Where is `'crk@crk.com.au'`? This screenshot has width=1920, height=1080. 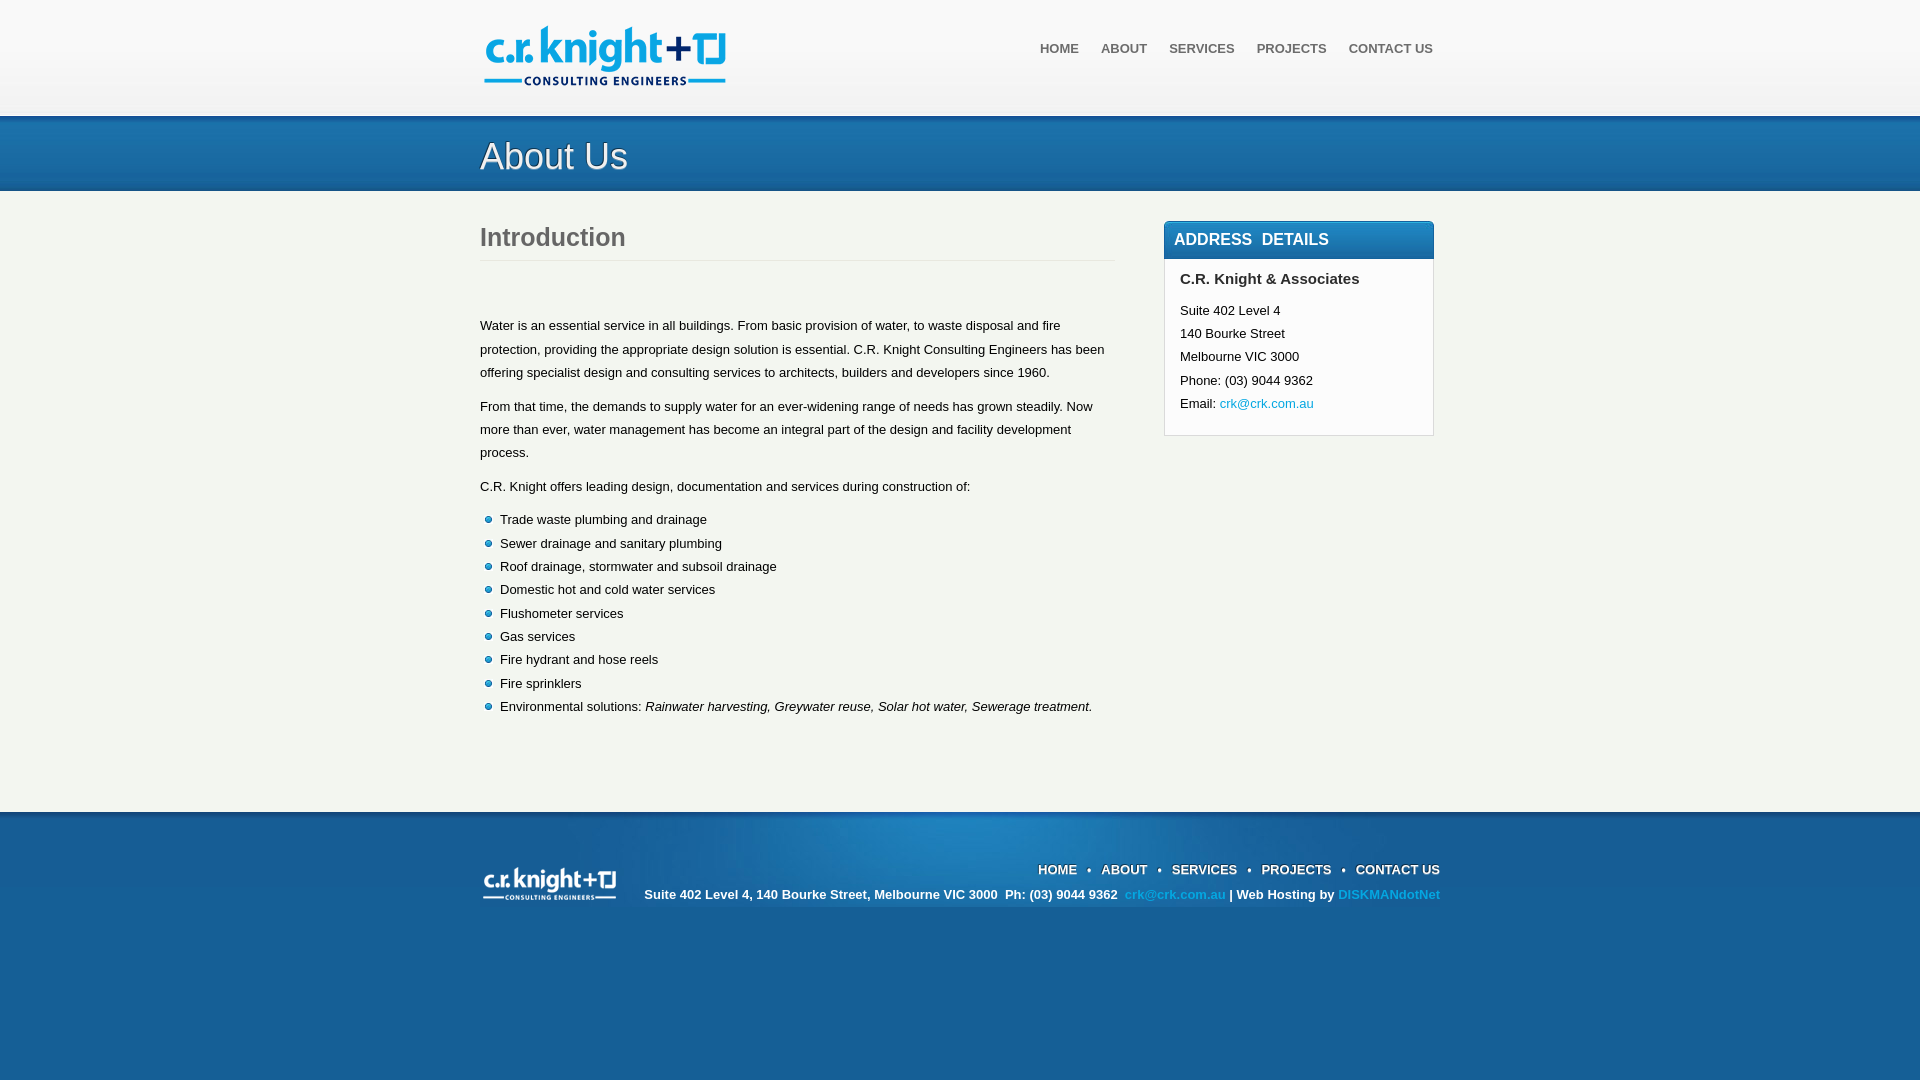
'crk@crk.com.au' is located at coordinates (1175, 893).